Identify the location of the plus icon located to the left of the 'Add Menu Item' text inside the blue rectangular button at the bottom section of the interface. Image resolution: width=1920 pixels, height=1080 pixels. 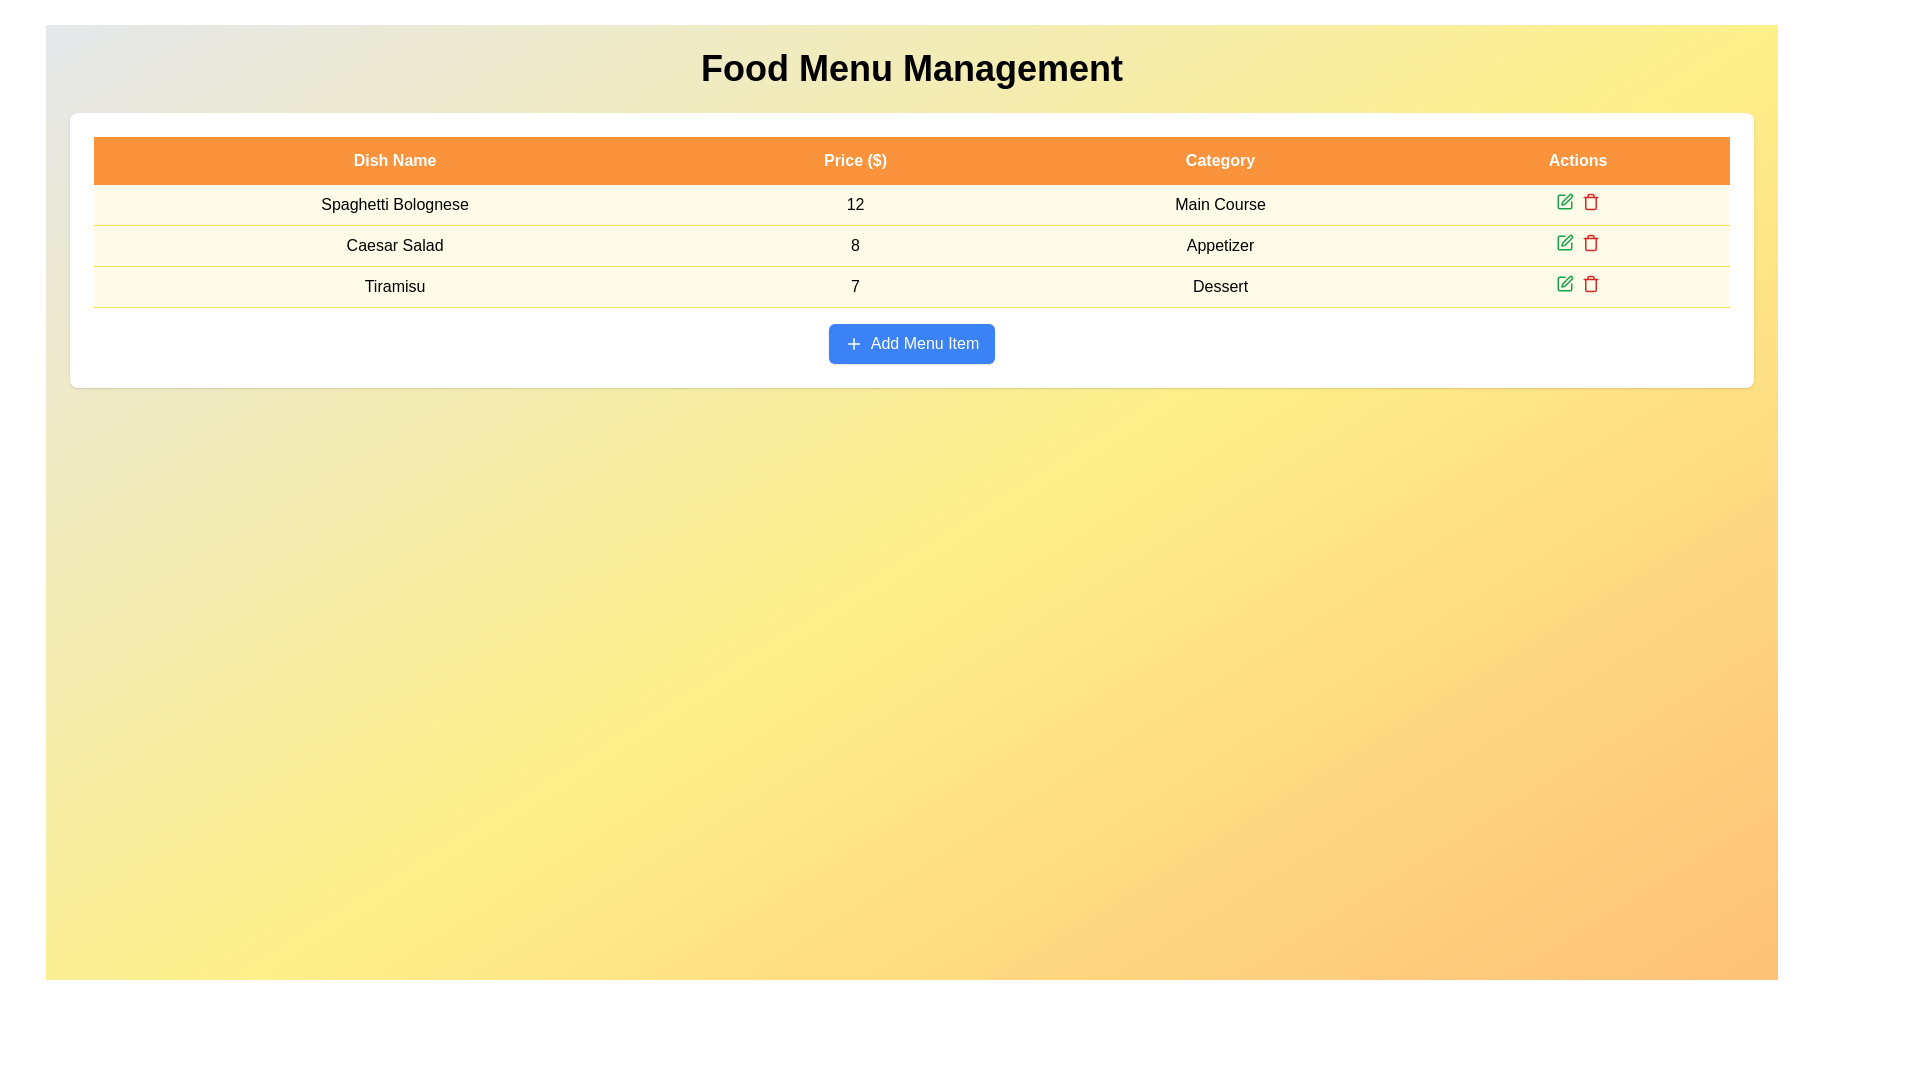
(853, 342).